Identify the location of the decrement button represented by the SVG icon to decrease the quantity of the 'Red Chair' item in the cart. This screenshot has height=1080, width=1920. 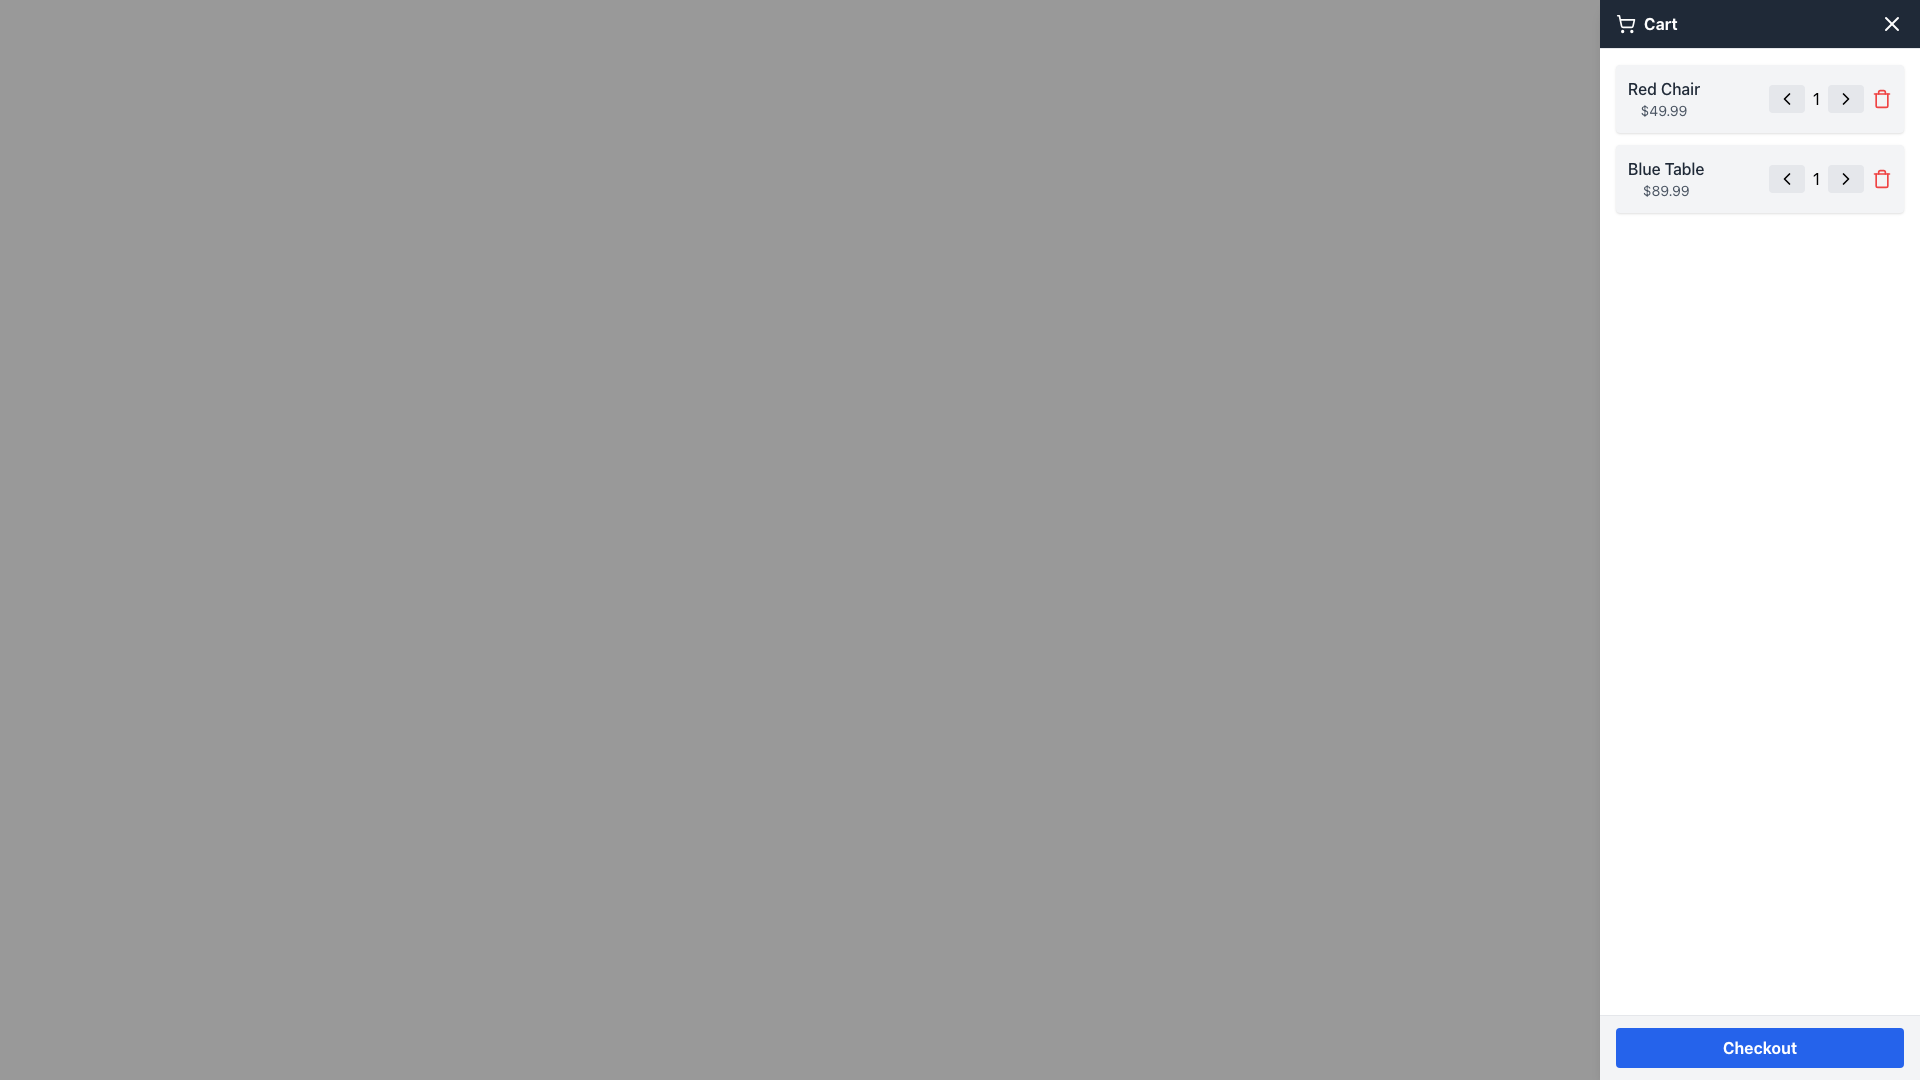
(1786, 99).